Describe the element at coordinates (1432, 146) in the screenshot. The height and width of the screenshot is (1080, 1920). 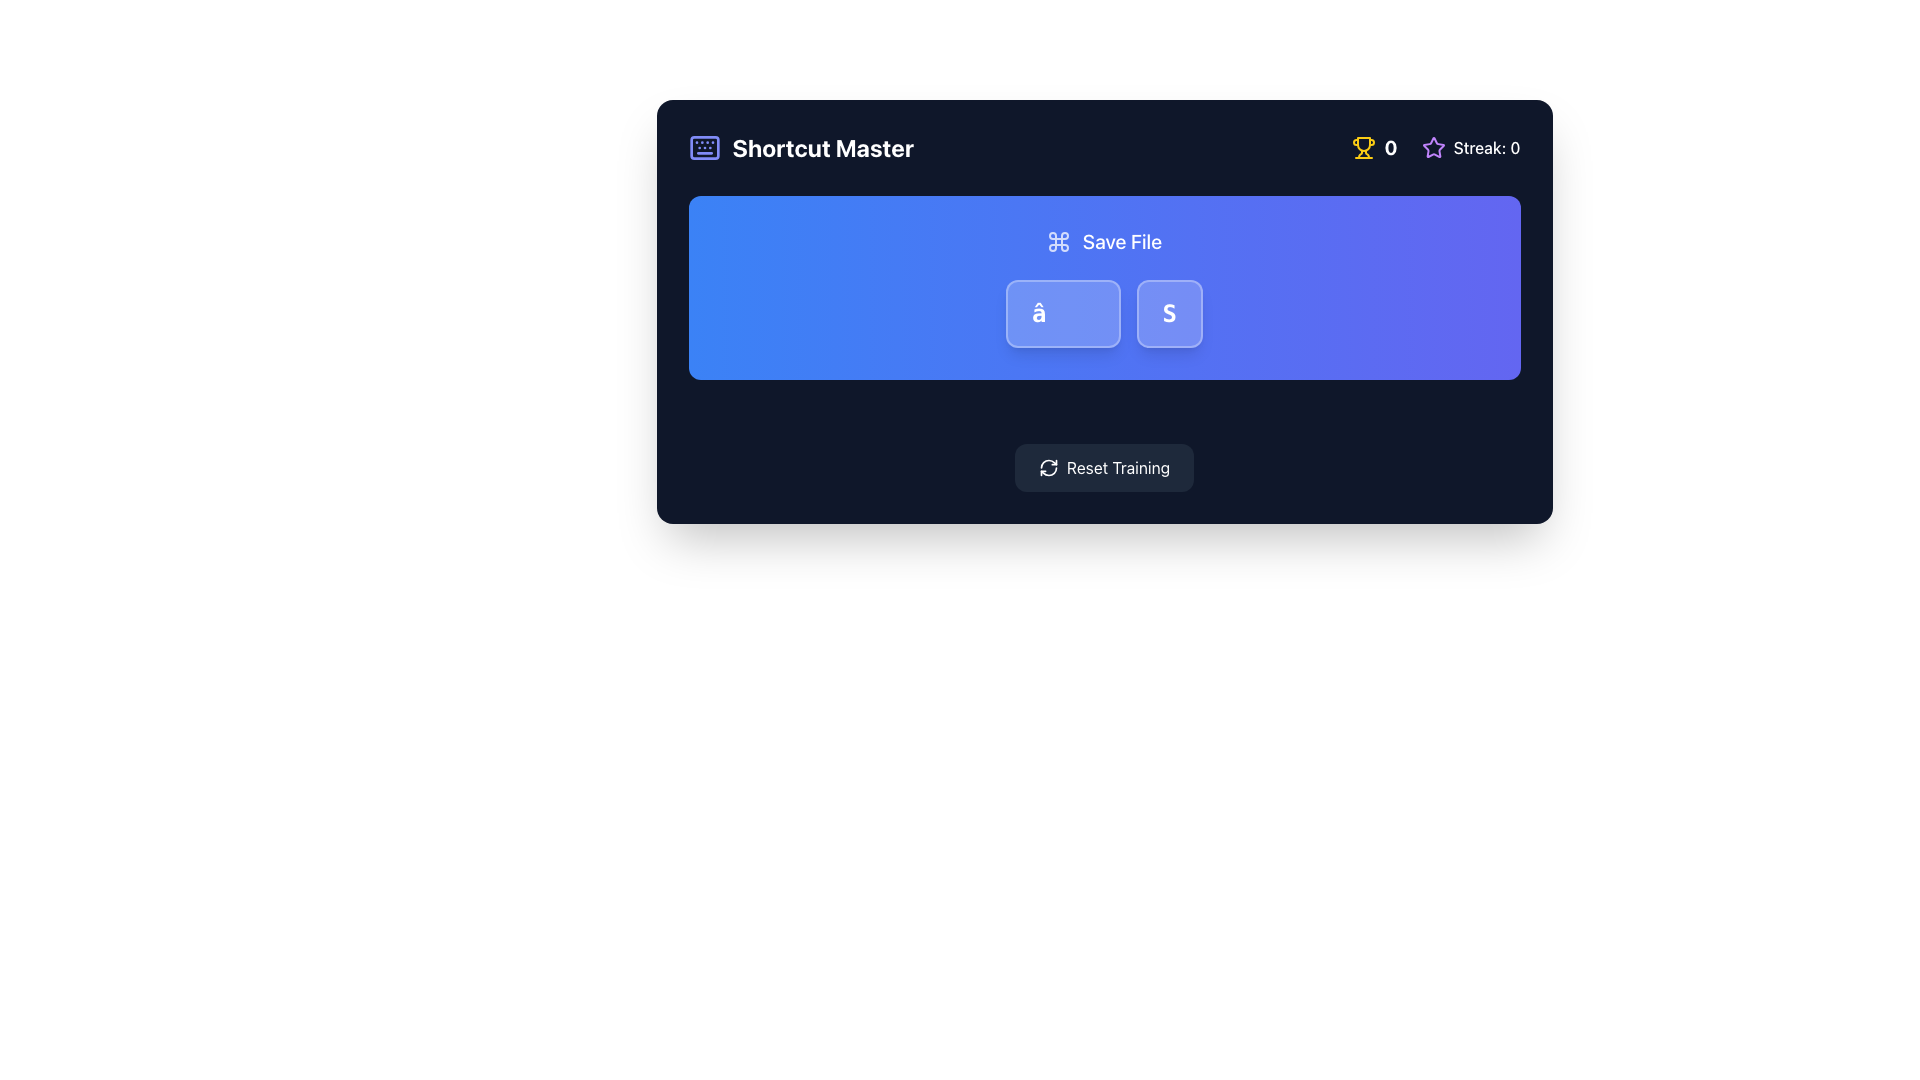
I see `the star icon with a purple outline located in the top-right corner of the interface, to the left of the text 'Streak: 0'` at that location.